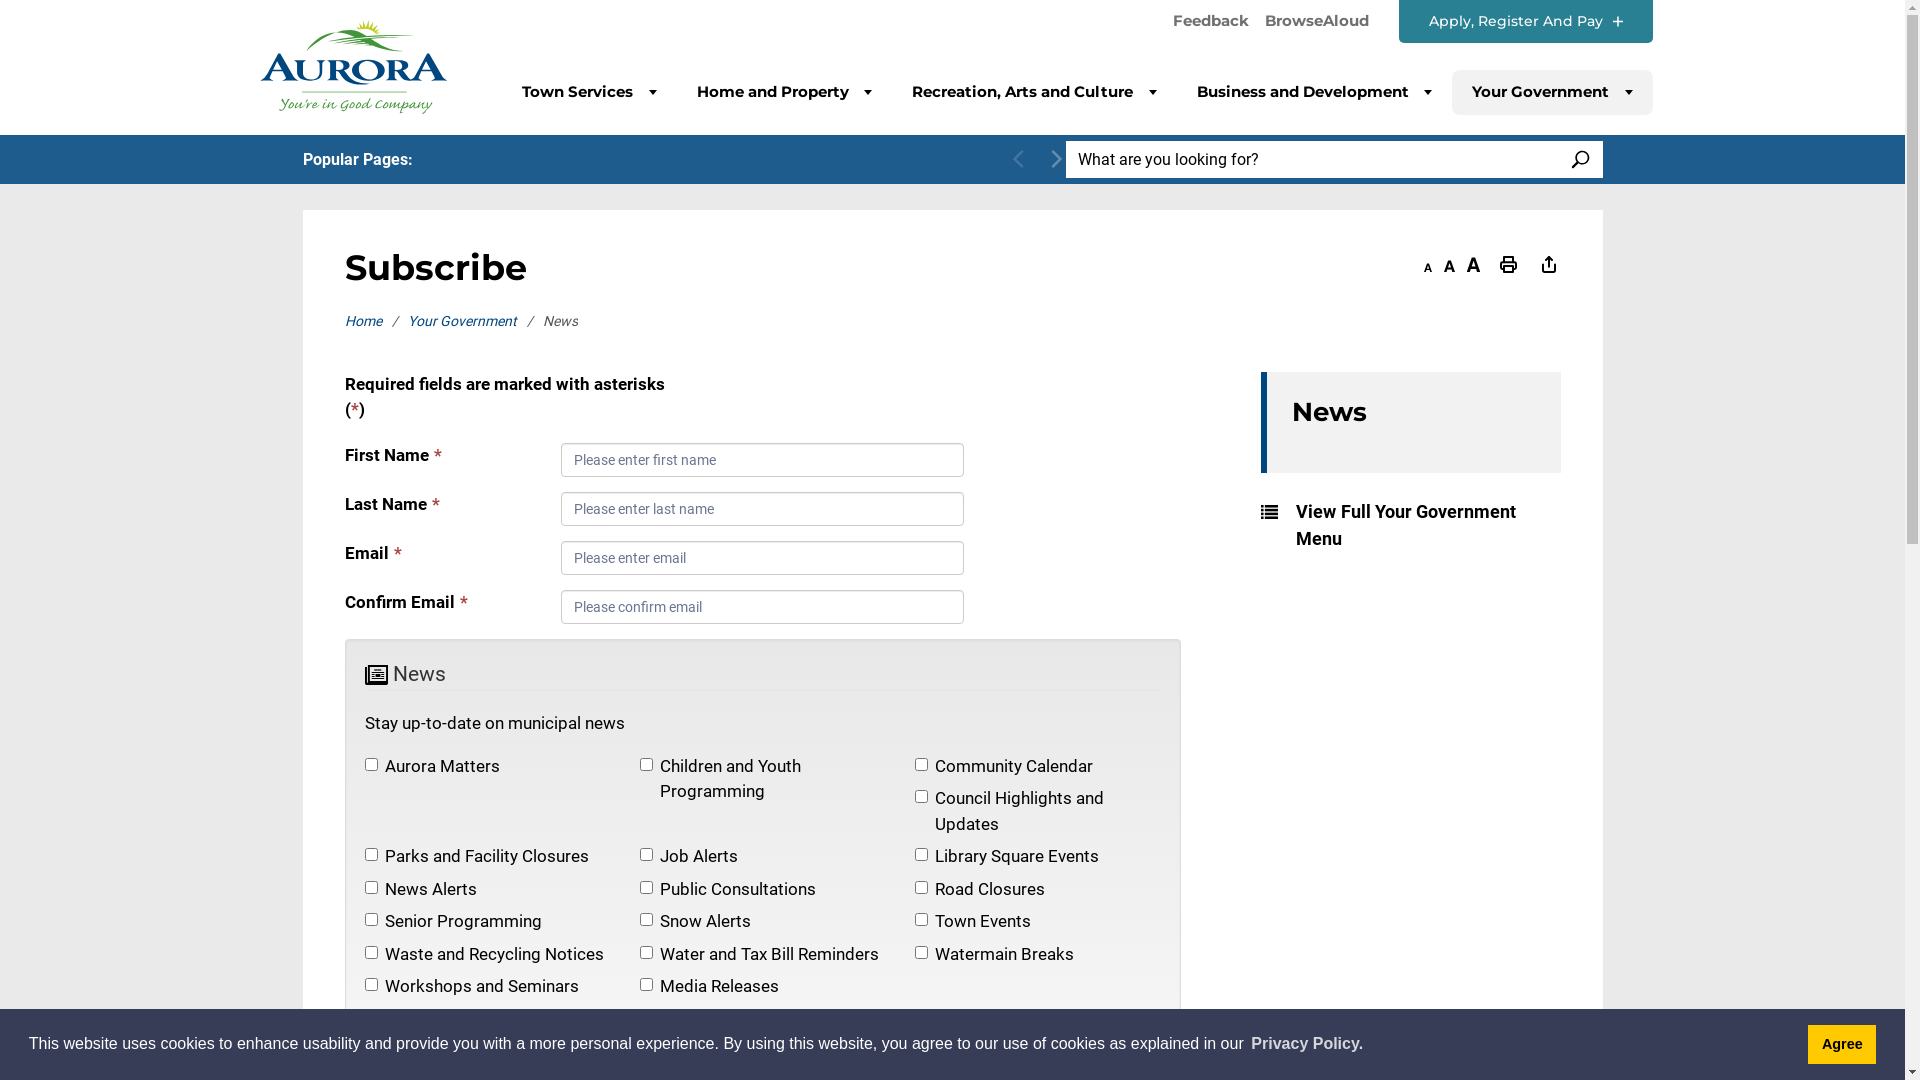 The image size is (1920, 1080). Describe the element at coordinates (1413, 421) in the screenshot. I see `'News'` at that location.